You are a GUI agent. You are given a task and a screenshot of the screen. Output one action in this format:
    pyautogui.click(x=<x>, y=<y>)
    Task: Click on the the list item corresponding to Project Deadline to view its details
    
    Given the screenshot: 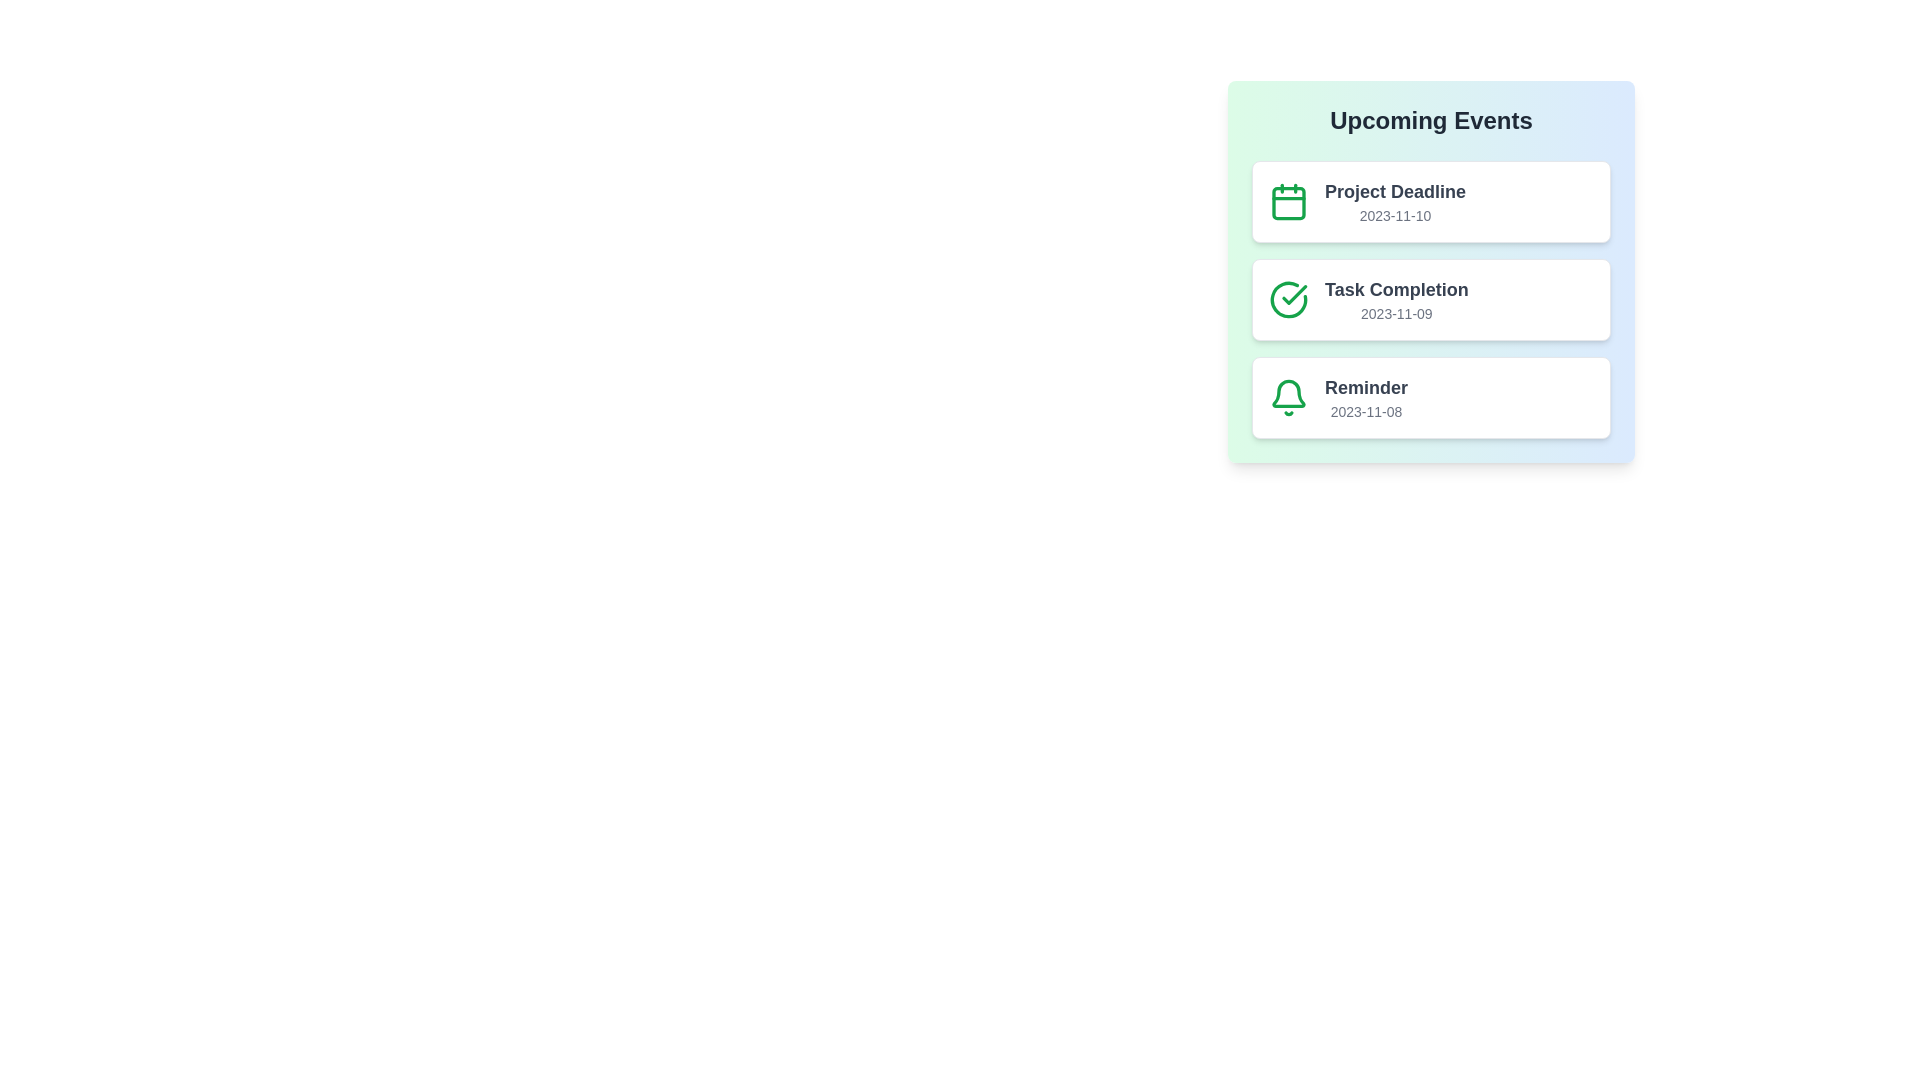 What is the action you would take?
    pyautogui.click(x=1430, y=201)
    